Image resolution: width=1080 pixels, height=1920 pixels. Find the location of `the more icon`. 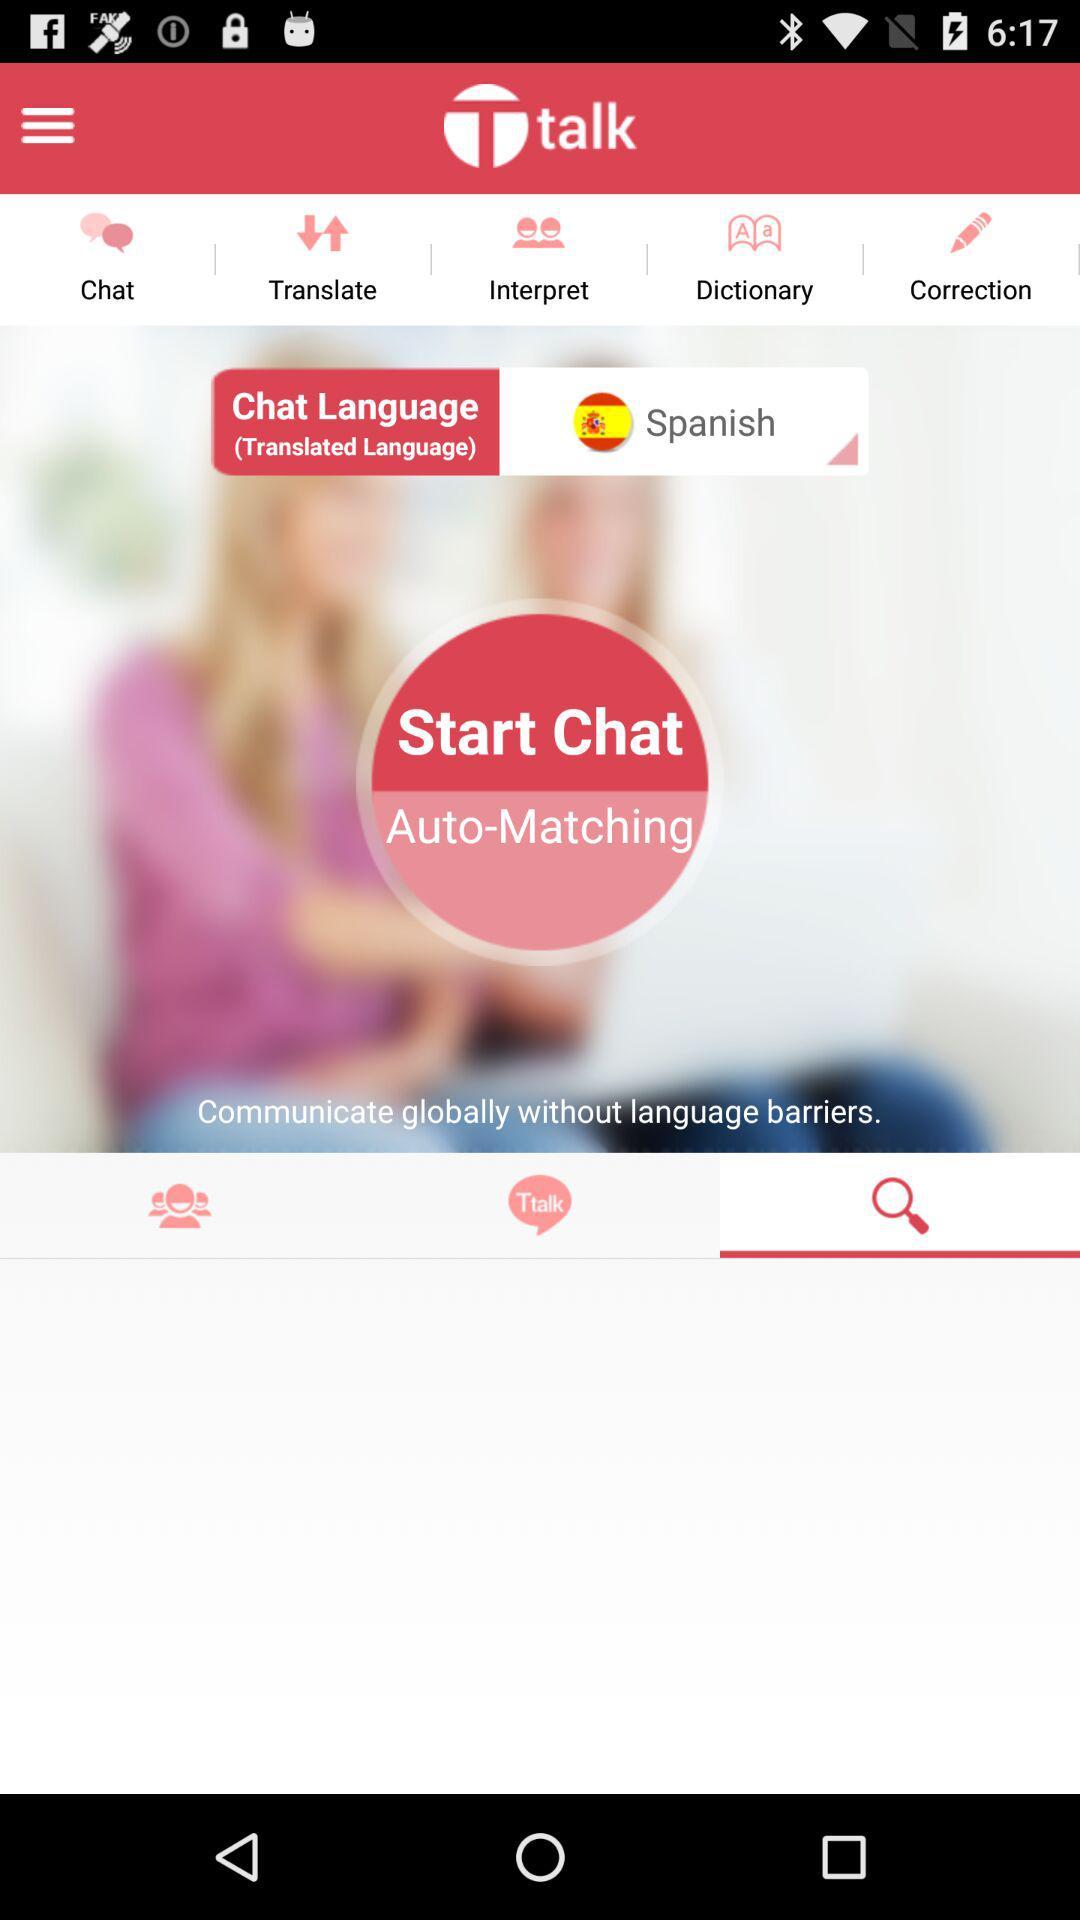

the more icon is located at coordinates (180, 1289).